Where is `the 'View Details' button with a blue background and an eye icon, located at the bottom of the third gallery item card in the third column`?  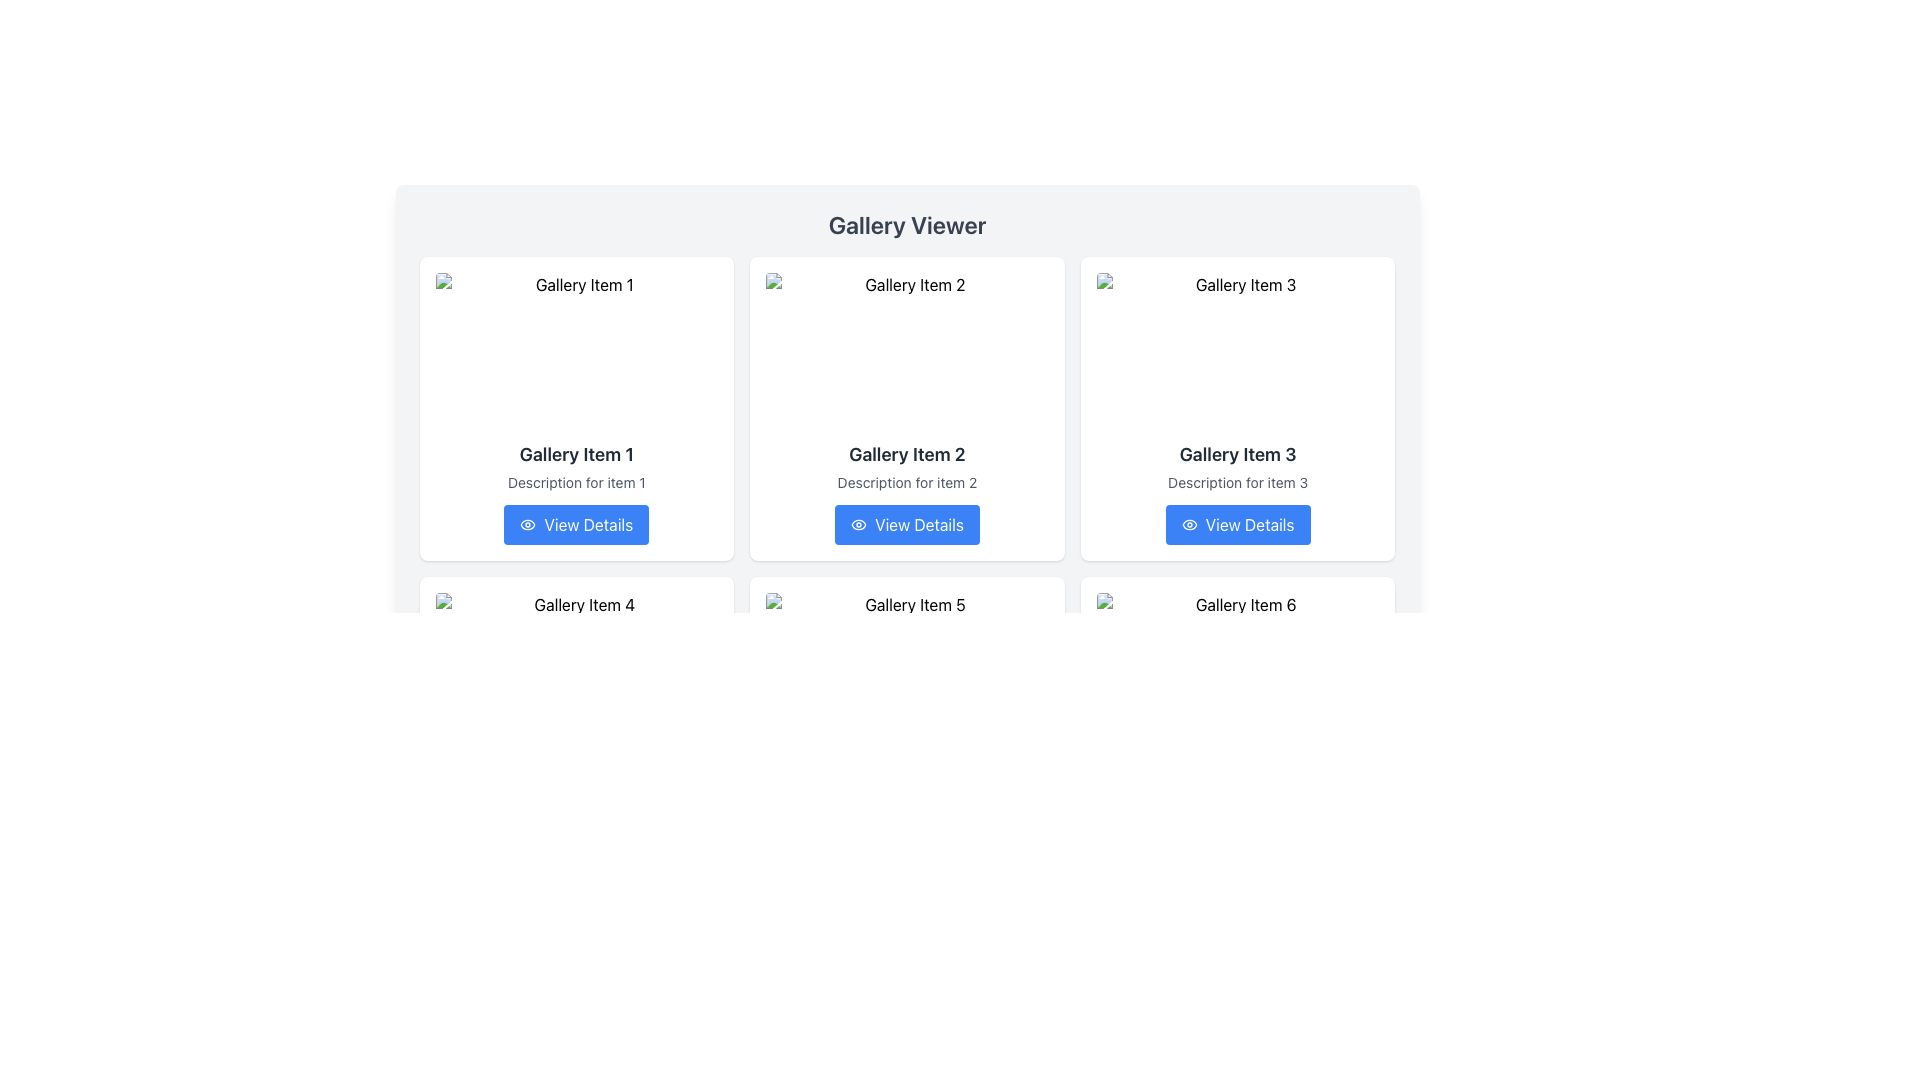
the 'View Details' button with a blue background and an eye icon, located at the bottom of the third gallery item card in the third column is located at coordinates (1237, 523).